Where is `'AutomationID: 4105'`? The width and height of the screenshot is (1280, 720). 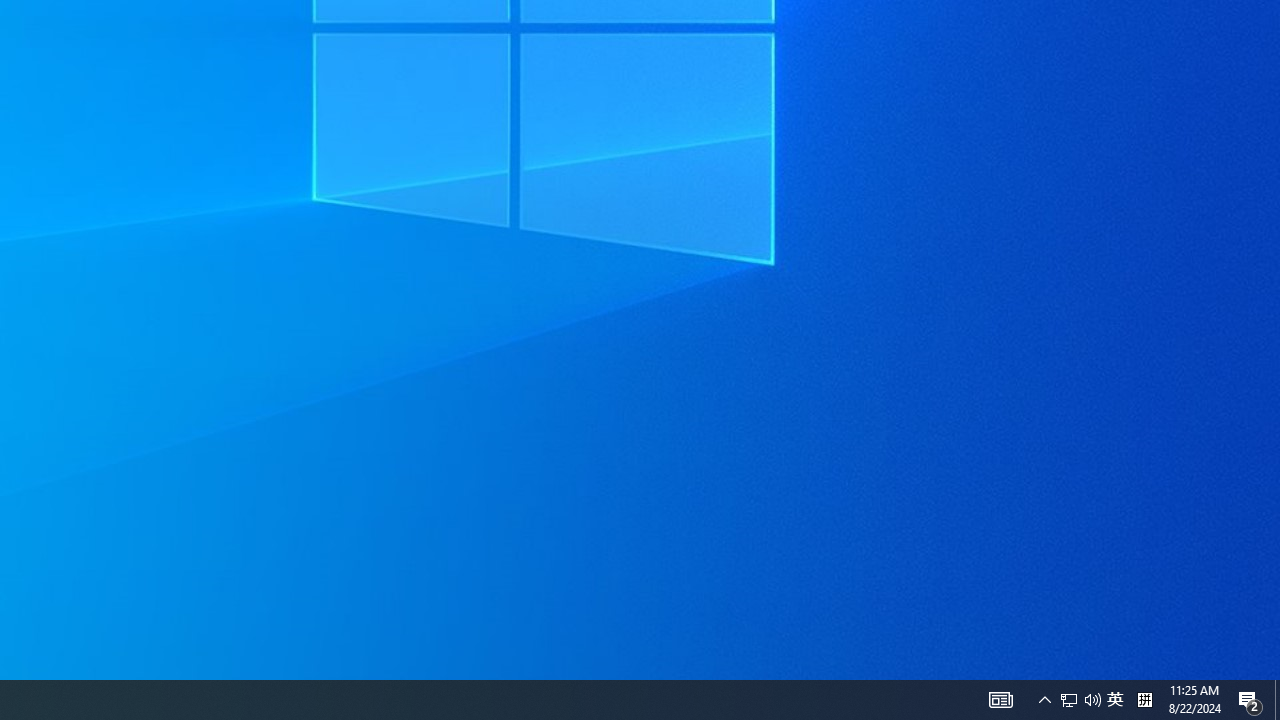 'AutomationID: 4105' is located at coordinates (1000, 698).